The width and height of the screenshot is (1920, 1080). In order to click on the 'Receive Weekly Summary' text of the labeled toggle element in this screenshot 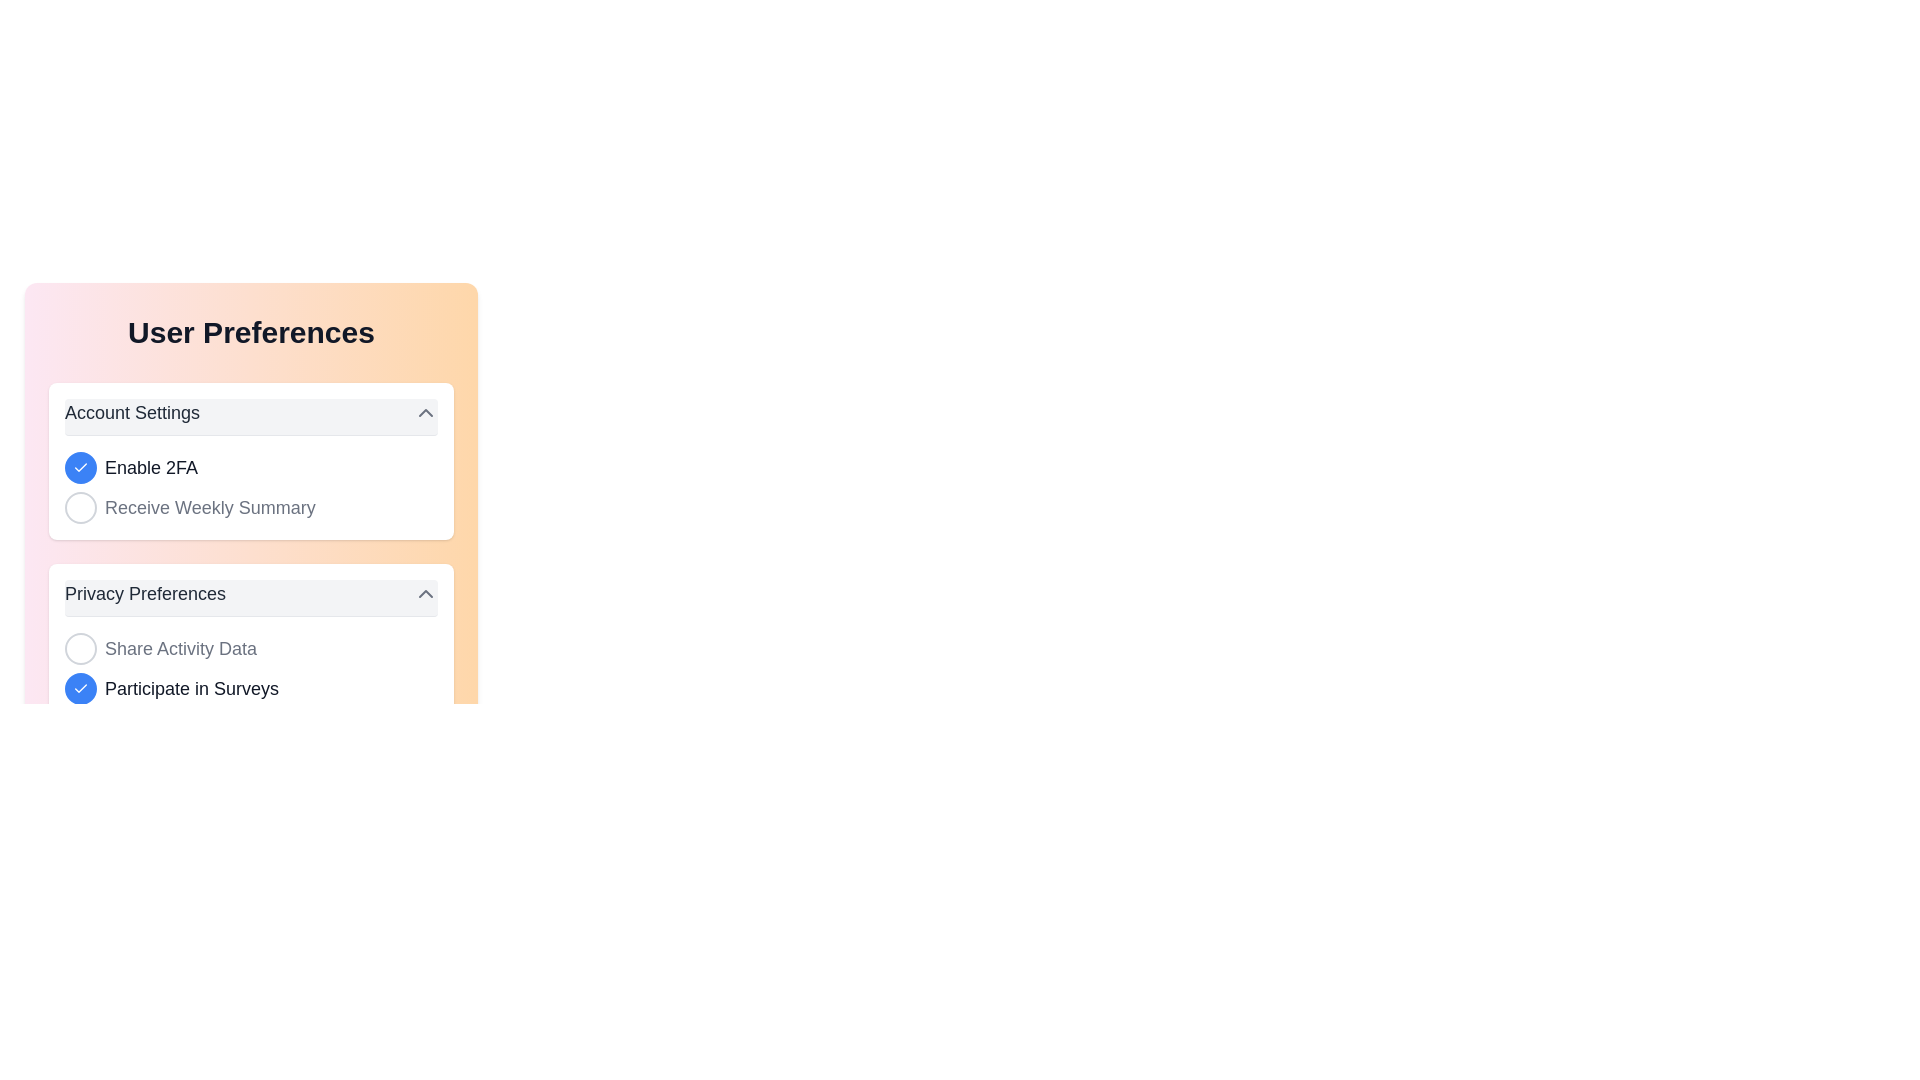, I will do `click(250, 507)`.